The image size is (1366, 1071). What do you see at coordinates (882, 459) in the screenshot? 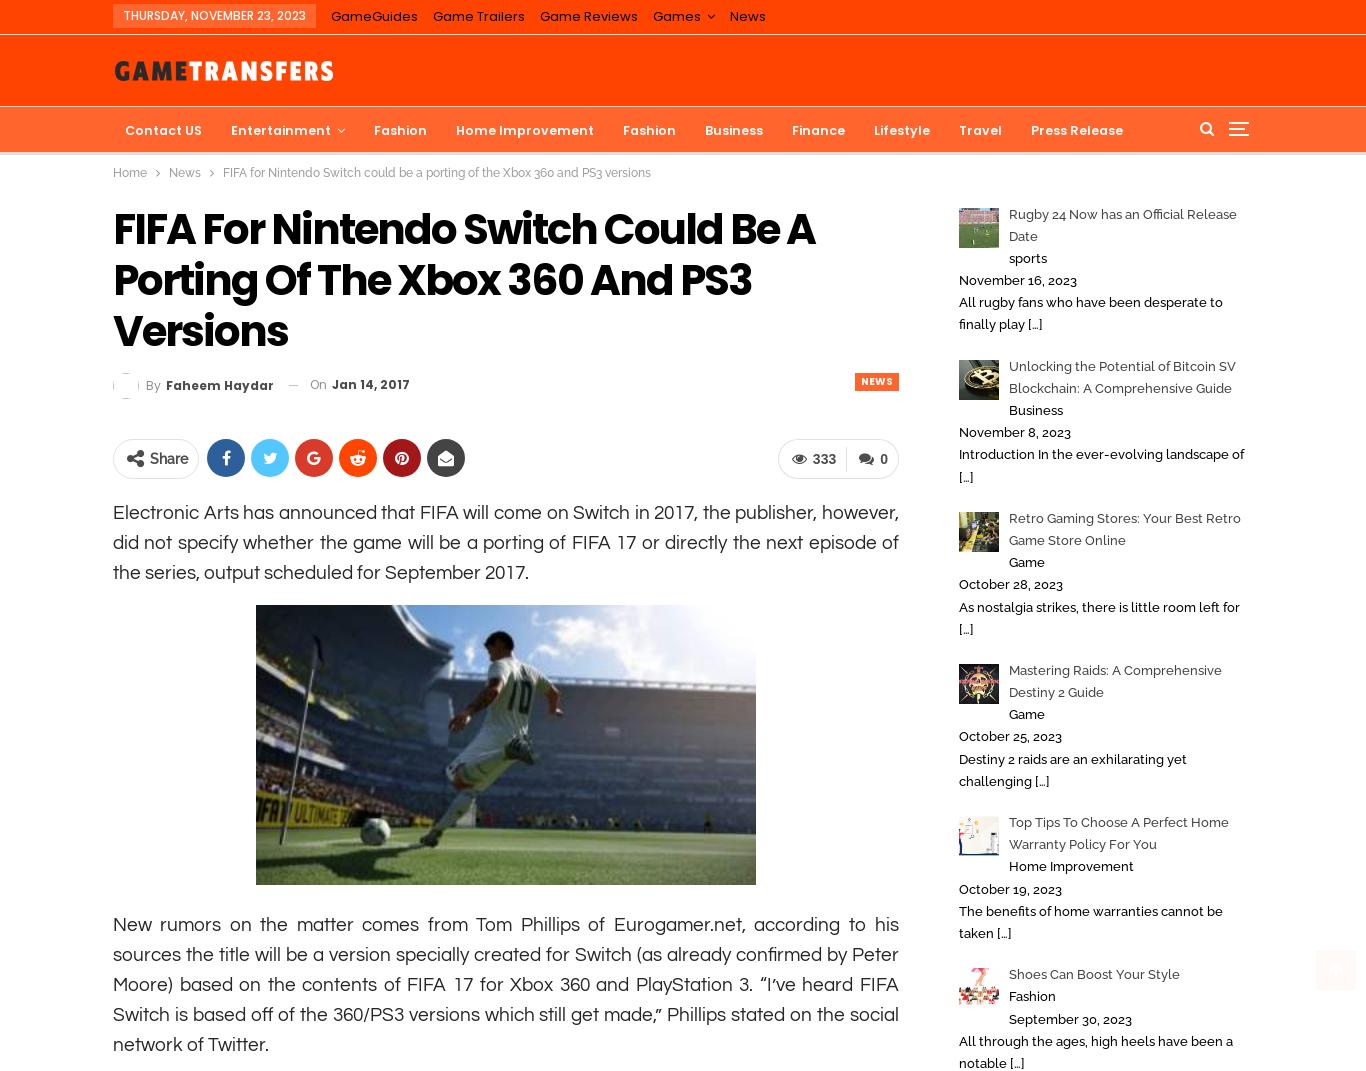
I see `'0'` at bounding box center [882, 459].